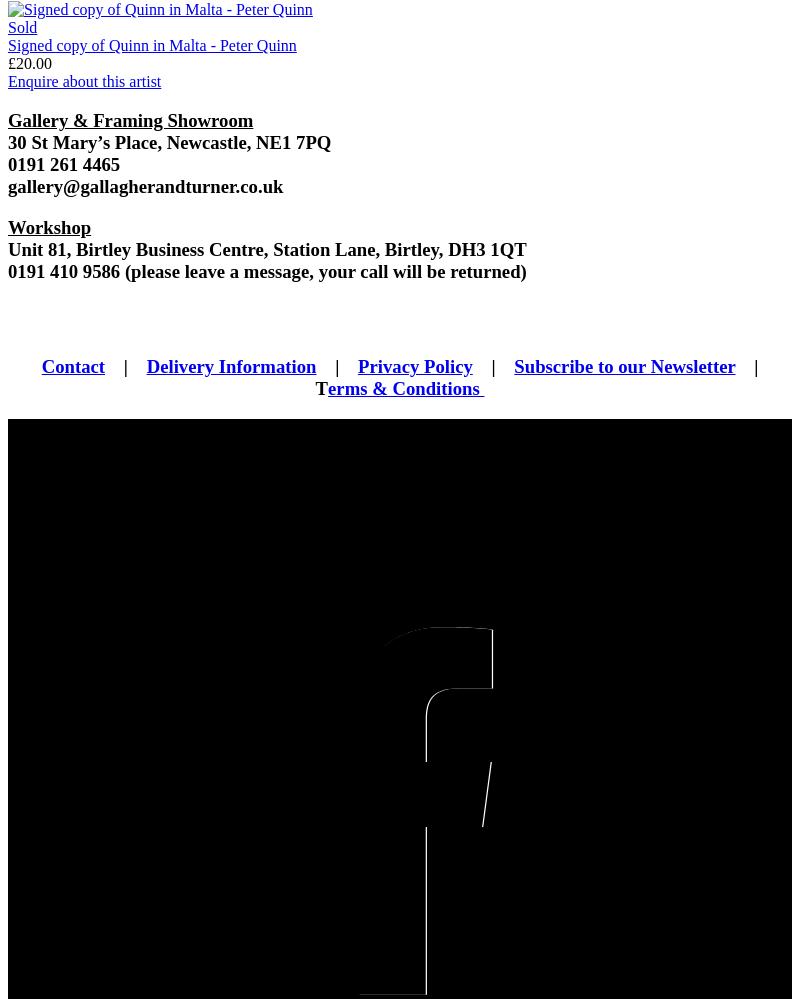 The height and width of the screenshot is (999, 800). I want to click on '30 St Mary’s Place, Newcastle, NE1 7PQ', so click(8, 142).